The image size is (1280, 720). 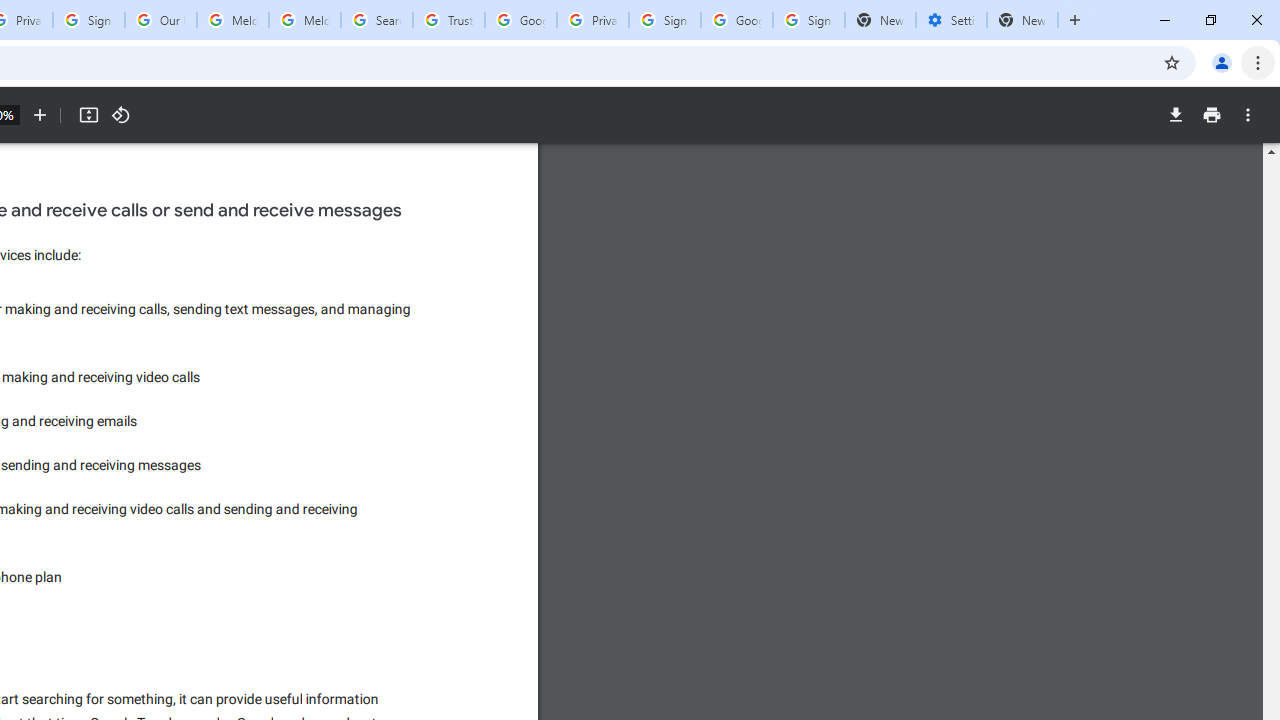 I want to click on 'Rotate counterclockwise', so click(x=119, y=115).